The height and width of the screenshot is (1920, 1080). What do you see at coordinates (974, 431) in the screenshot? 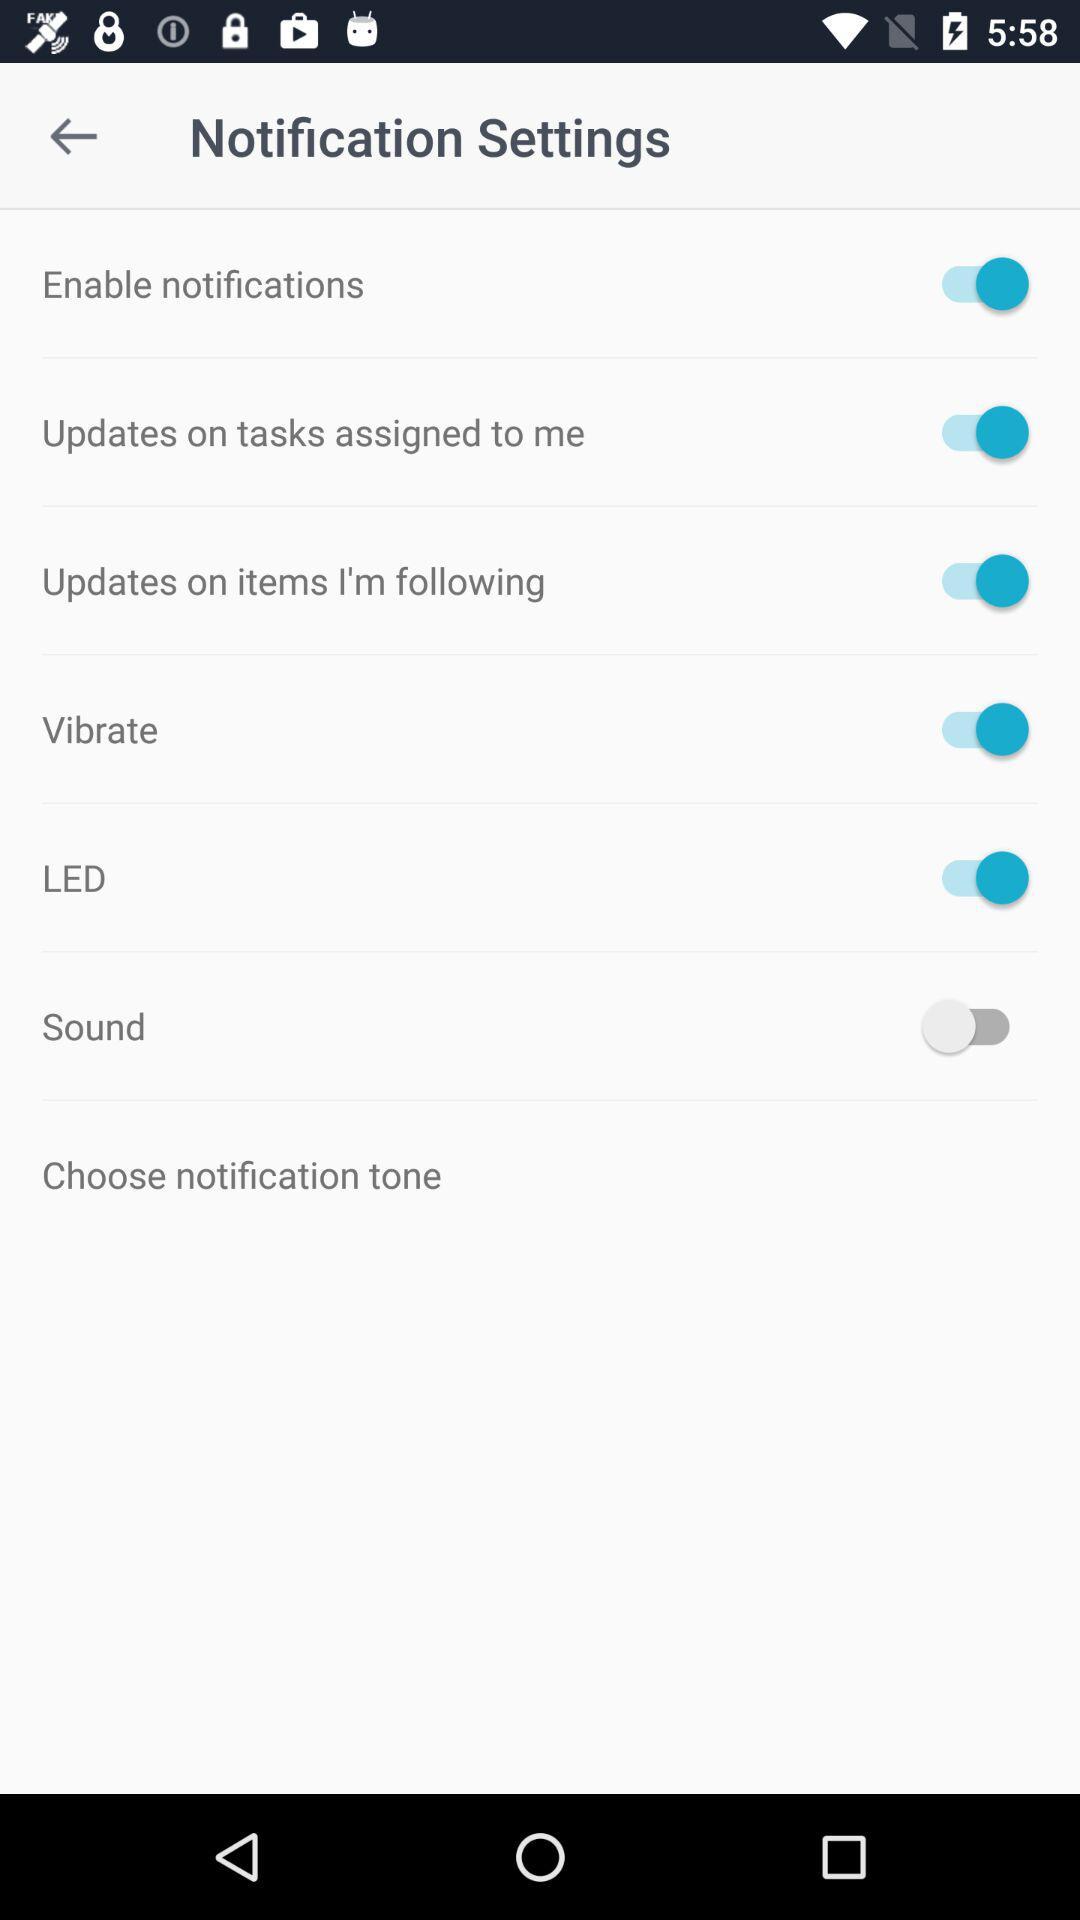
I see `icon to the right of updates on tasks item` at bounding box center [974, 431].